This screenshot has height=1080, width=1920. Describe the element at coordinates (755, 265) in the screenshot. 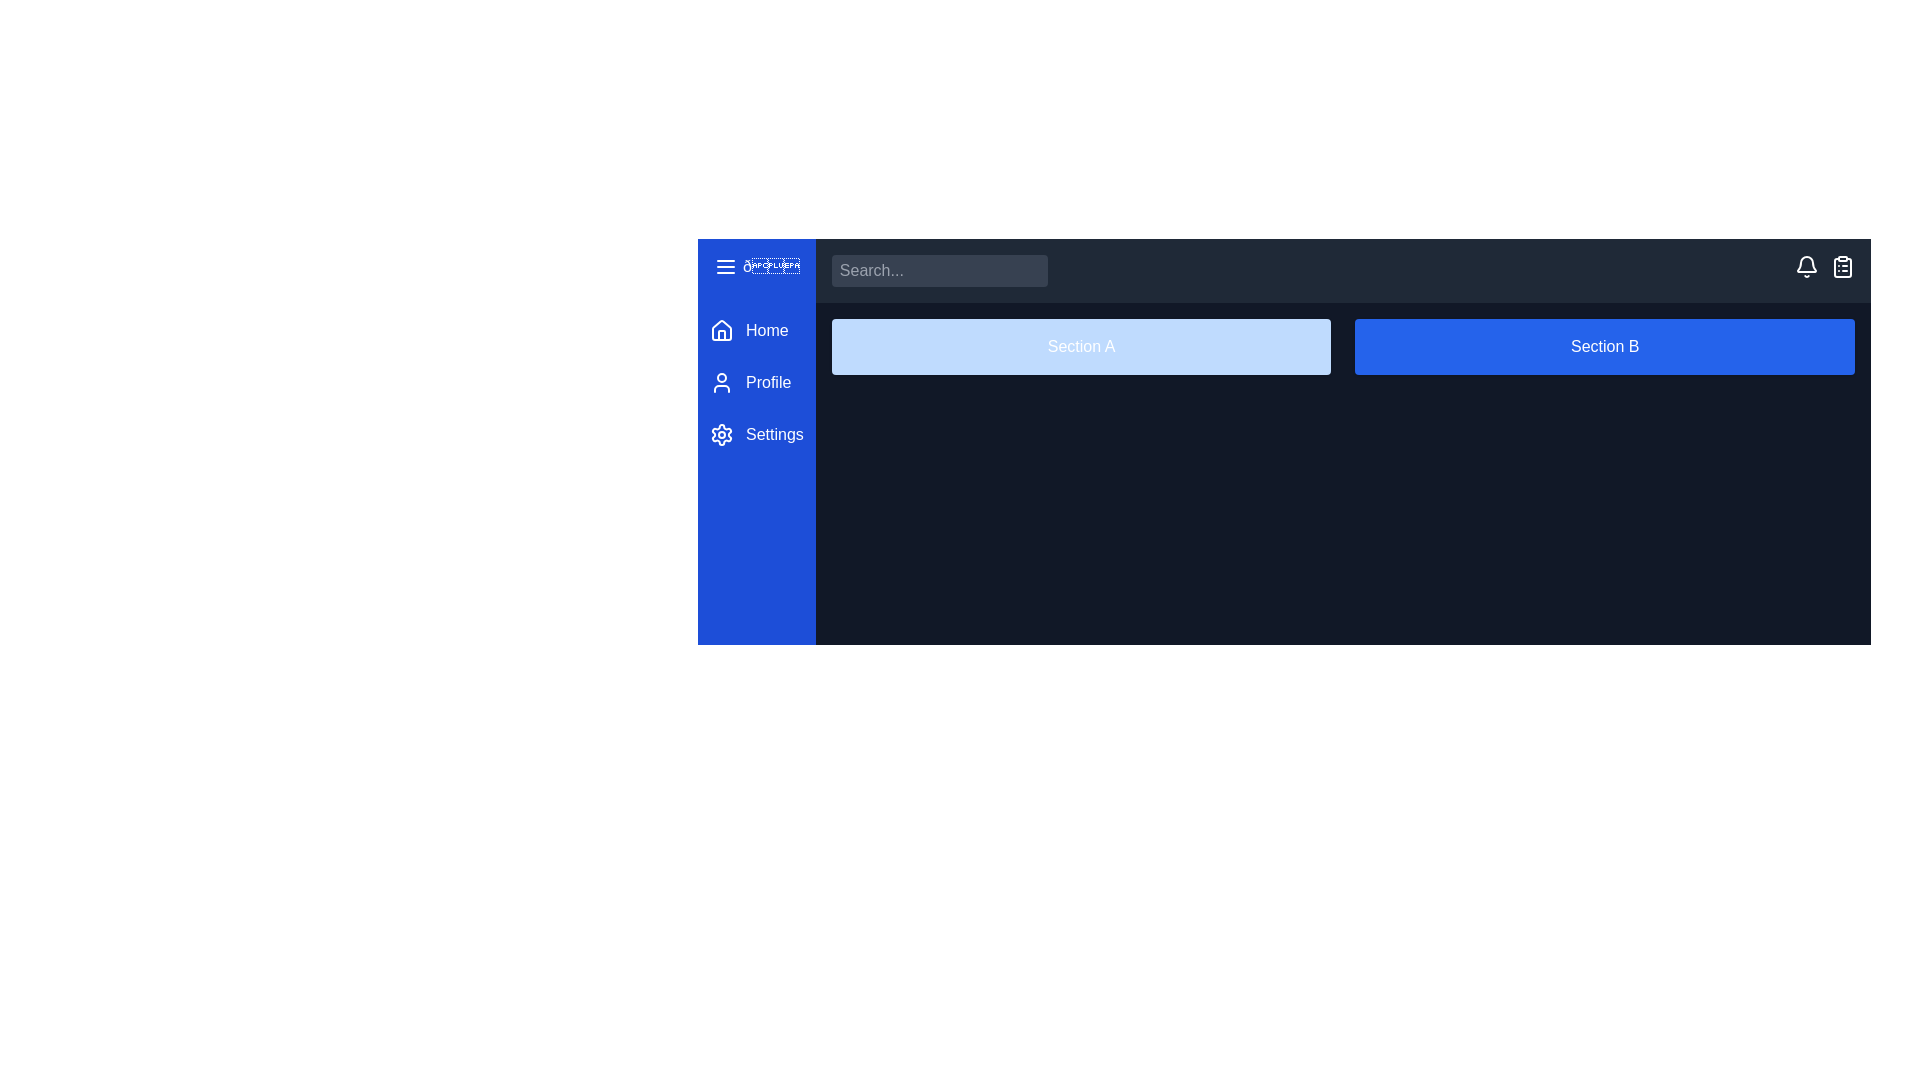

I see `the decorative icon located in the top-left corner of the sidebar, adjacent to the menu icon` at that location.